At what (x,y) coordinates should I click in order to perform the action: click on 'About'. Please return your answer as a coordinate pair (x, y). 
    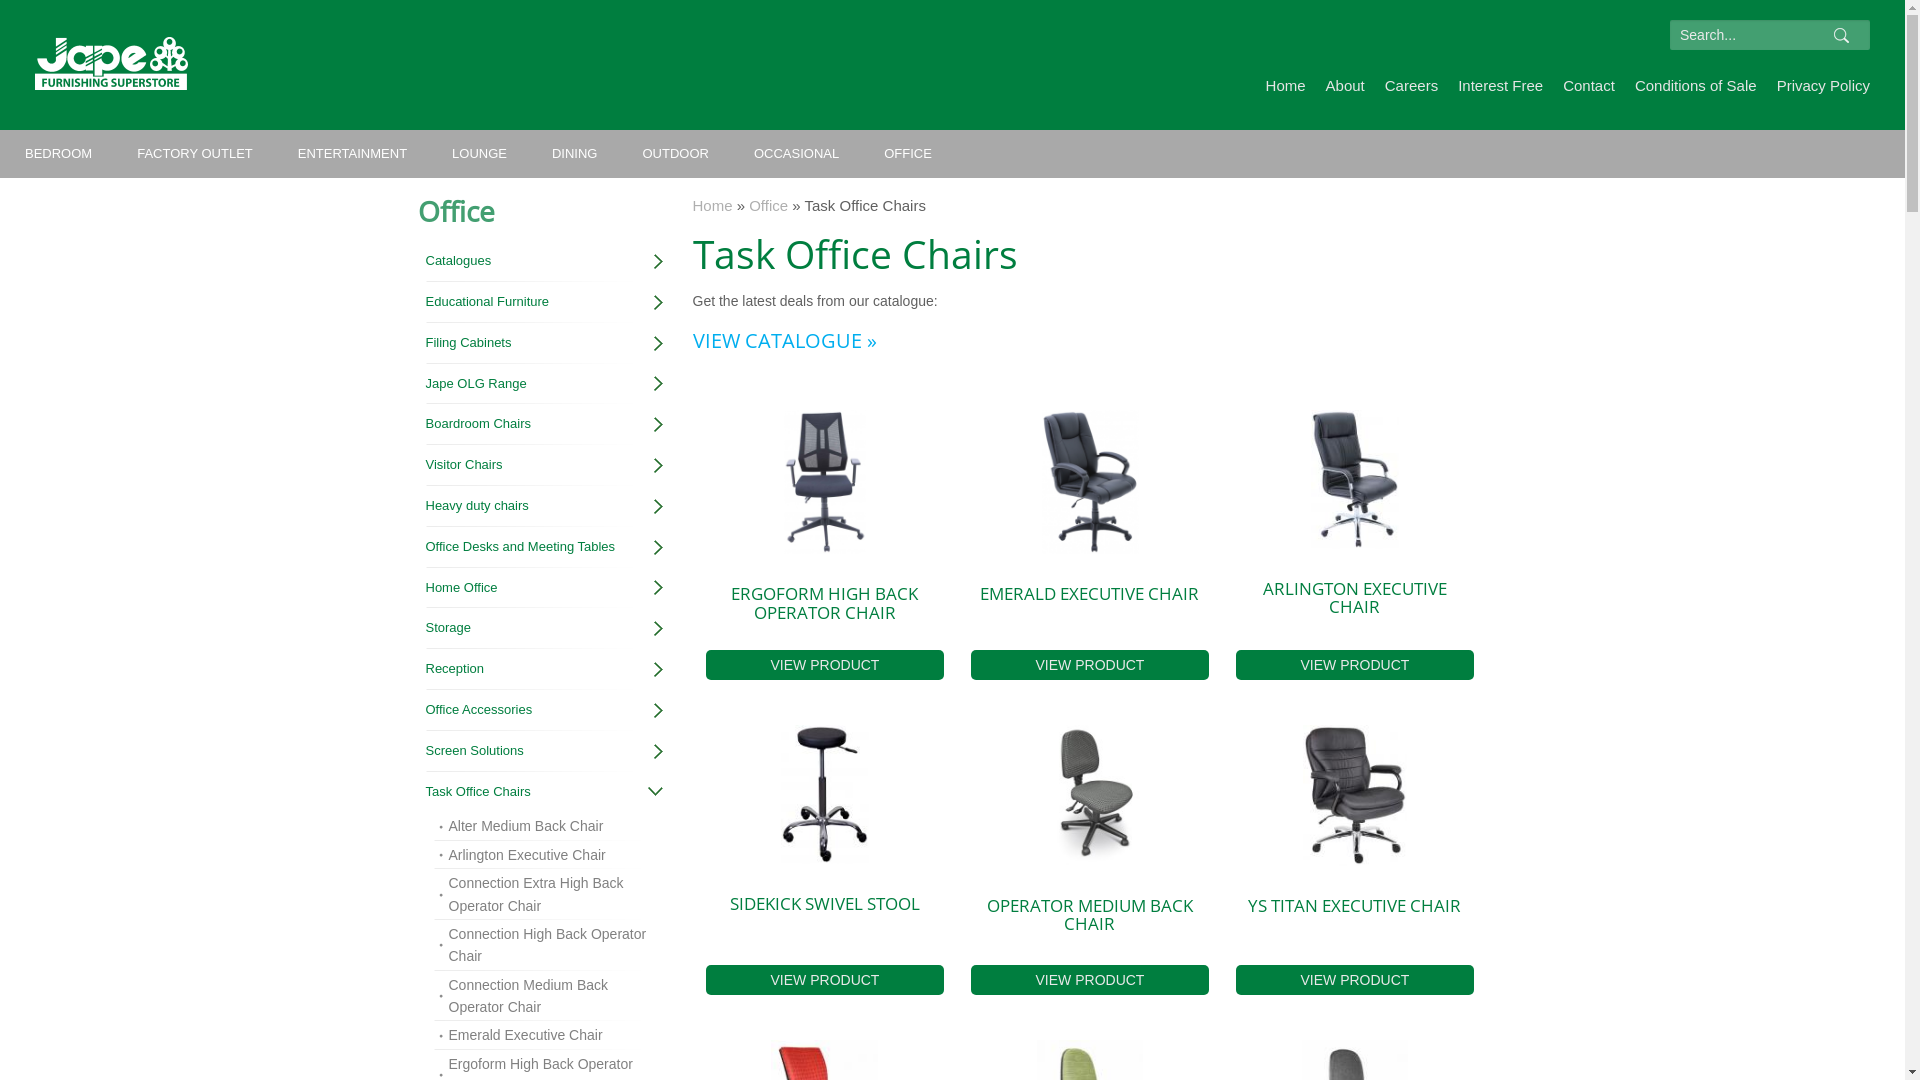
    Looking at the image, I should click on (1345, 84).